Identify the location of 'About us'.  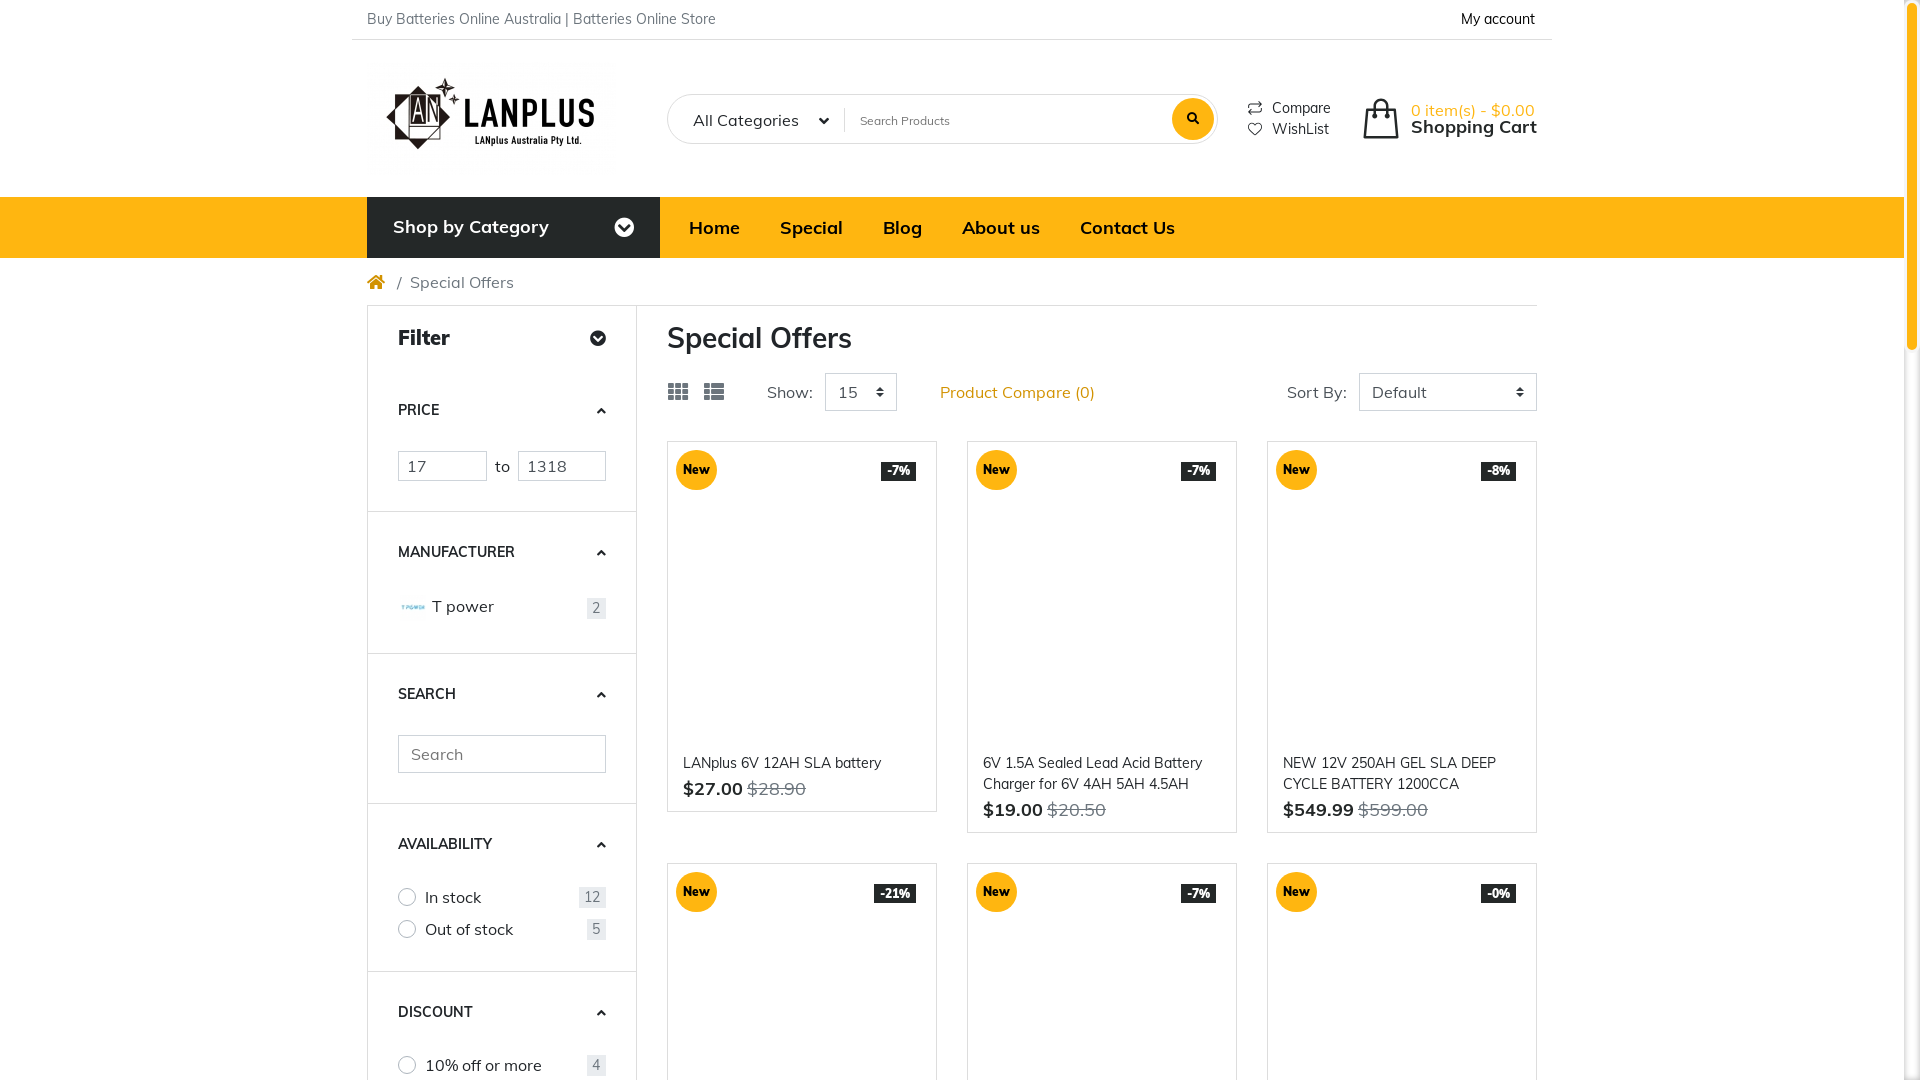
(1001, 226).